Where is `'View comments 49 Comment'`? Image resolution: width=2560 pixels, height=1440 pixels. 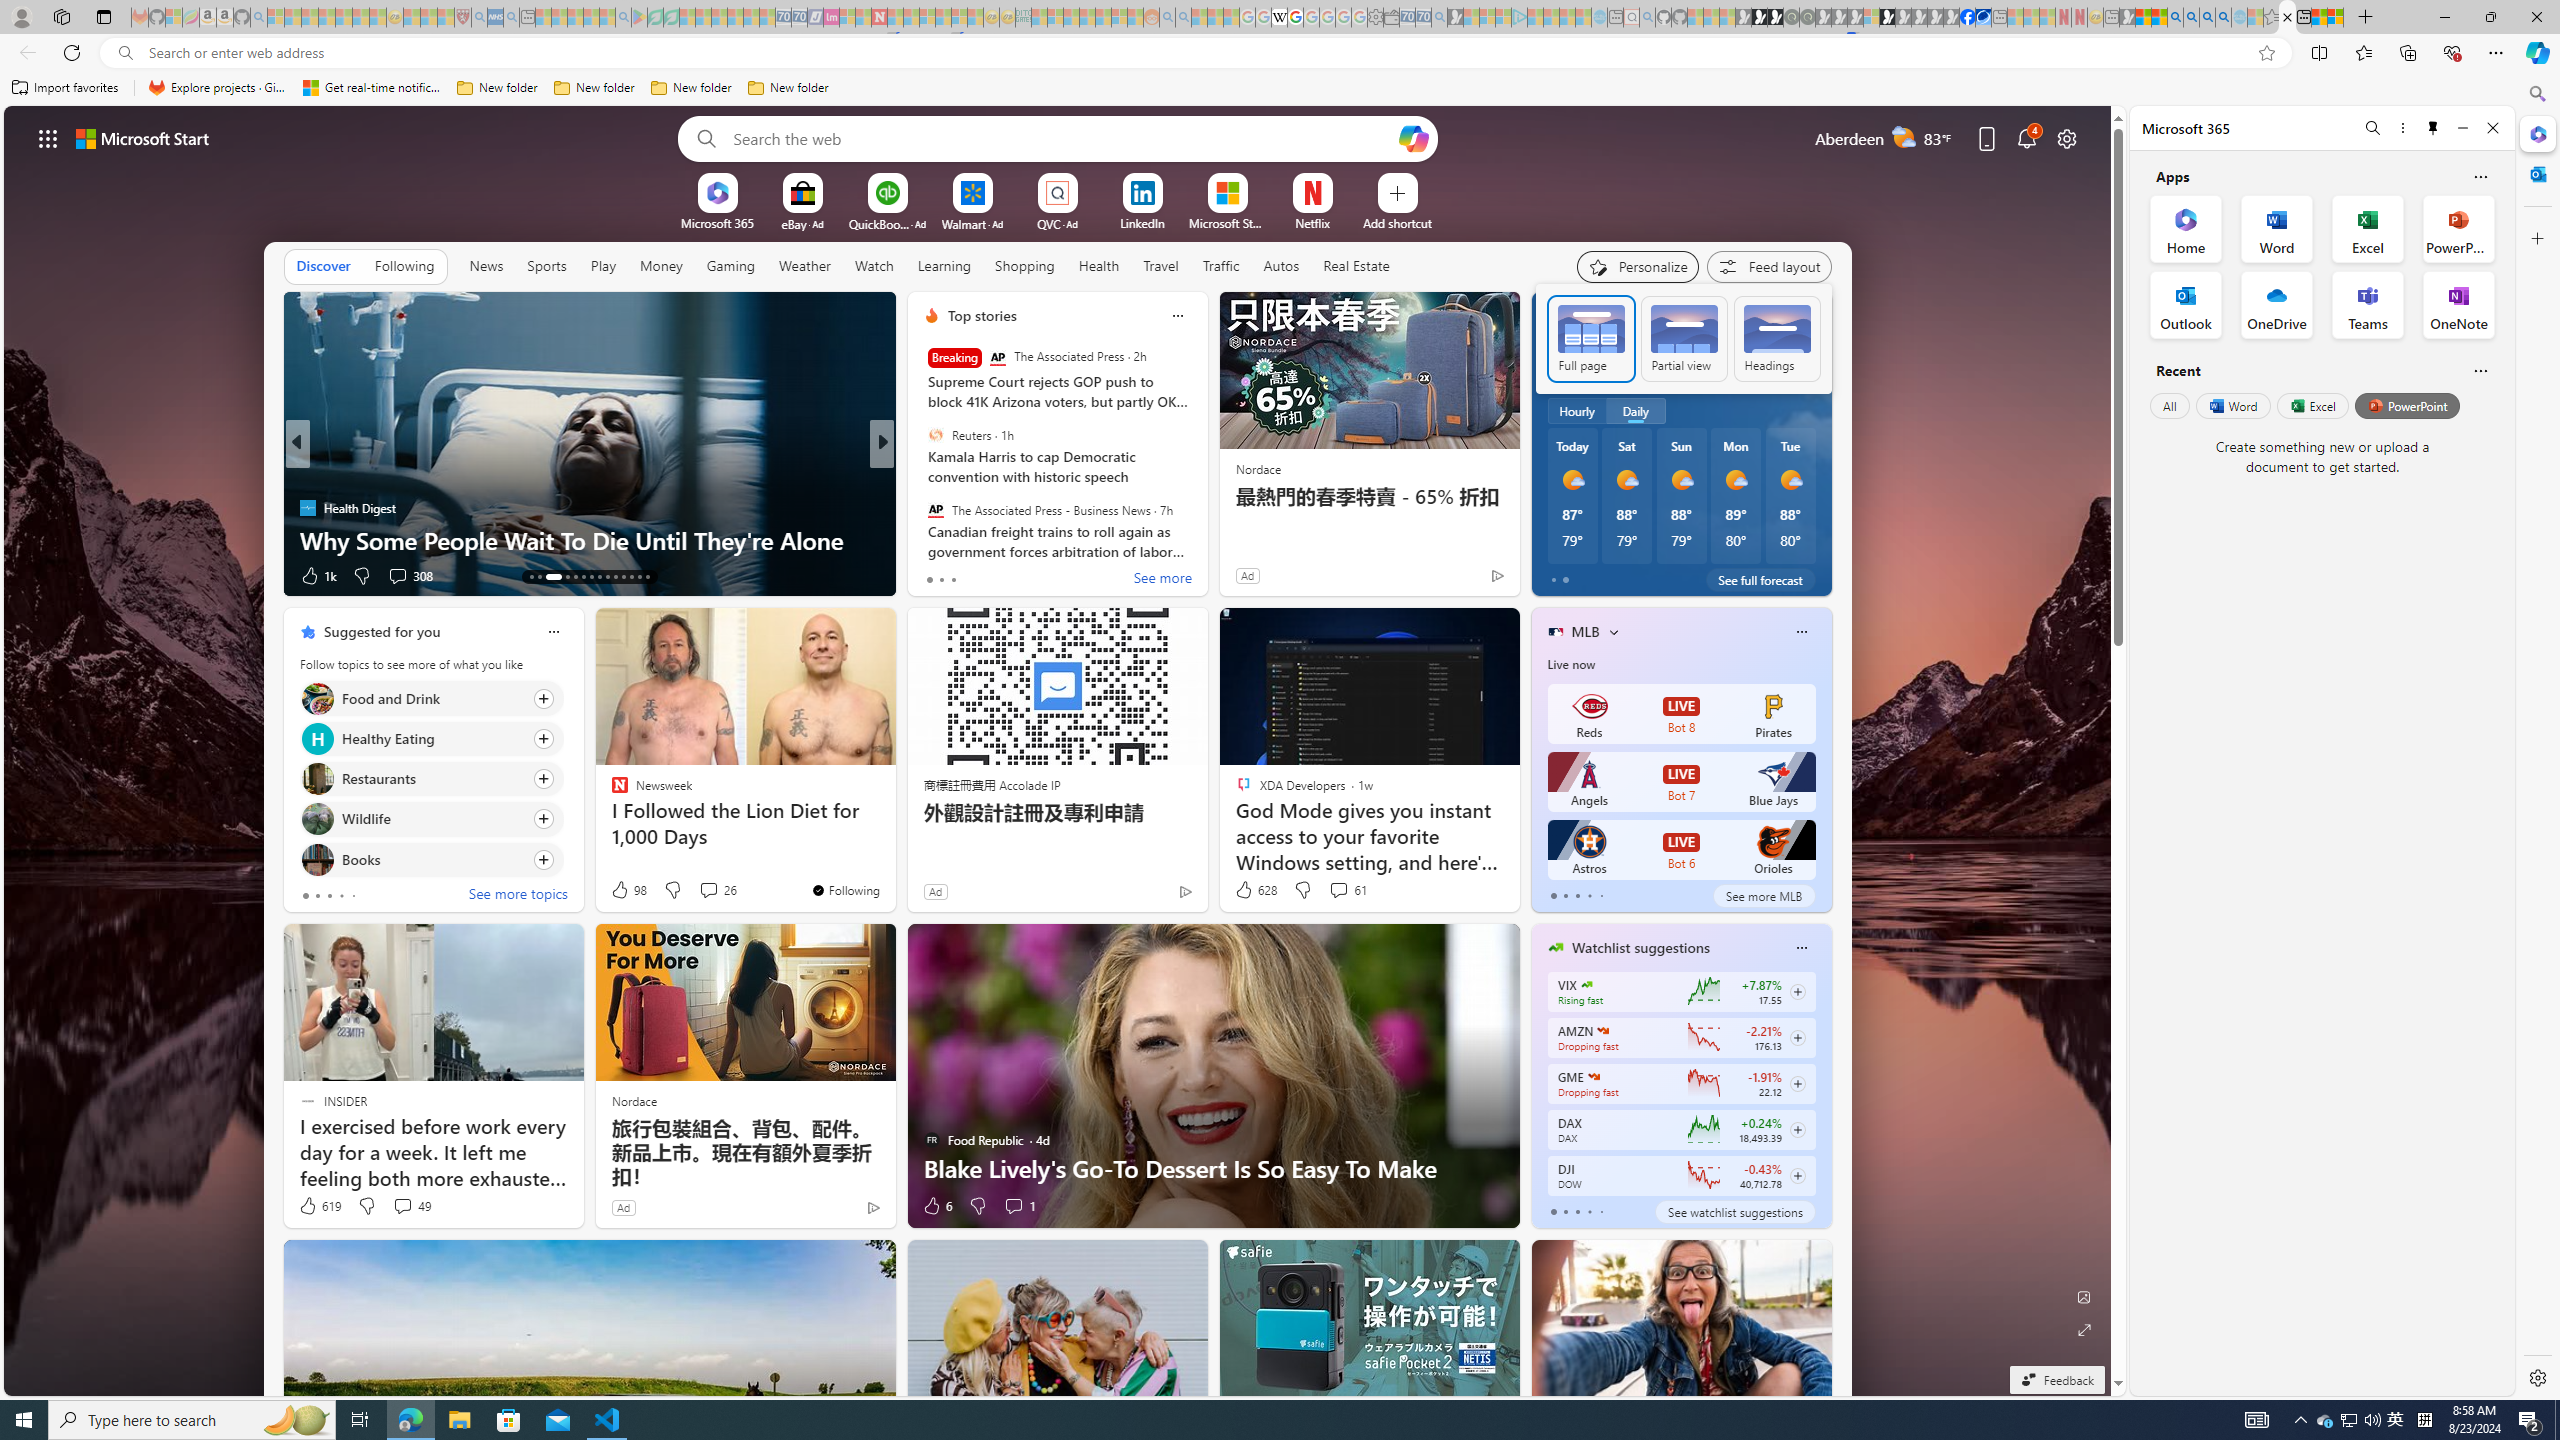
'View comments 49 Comment' is located at coordinates (409, 1206).